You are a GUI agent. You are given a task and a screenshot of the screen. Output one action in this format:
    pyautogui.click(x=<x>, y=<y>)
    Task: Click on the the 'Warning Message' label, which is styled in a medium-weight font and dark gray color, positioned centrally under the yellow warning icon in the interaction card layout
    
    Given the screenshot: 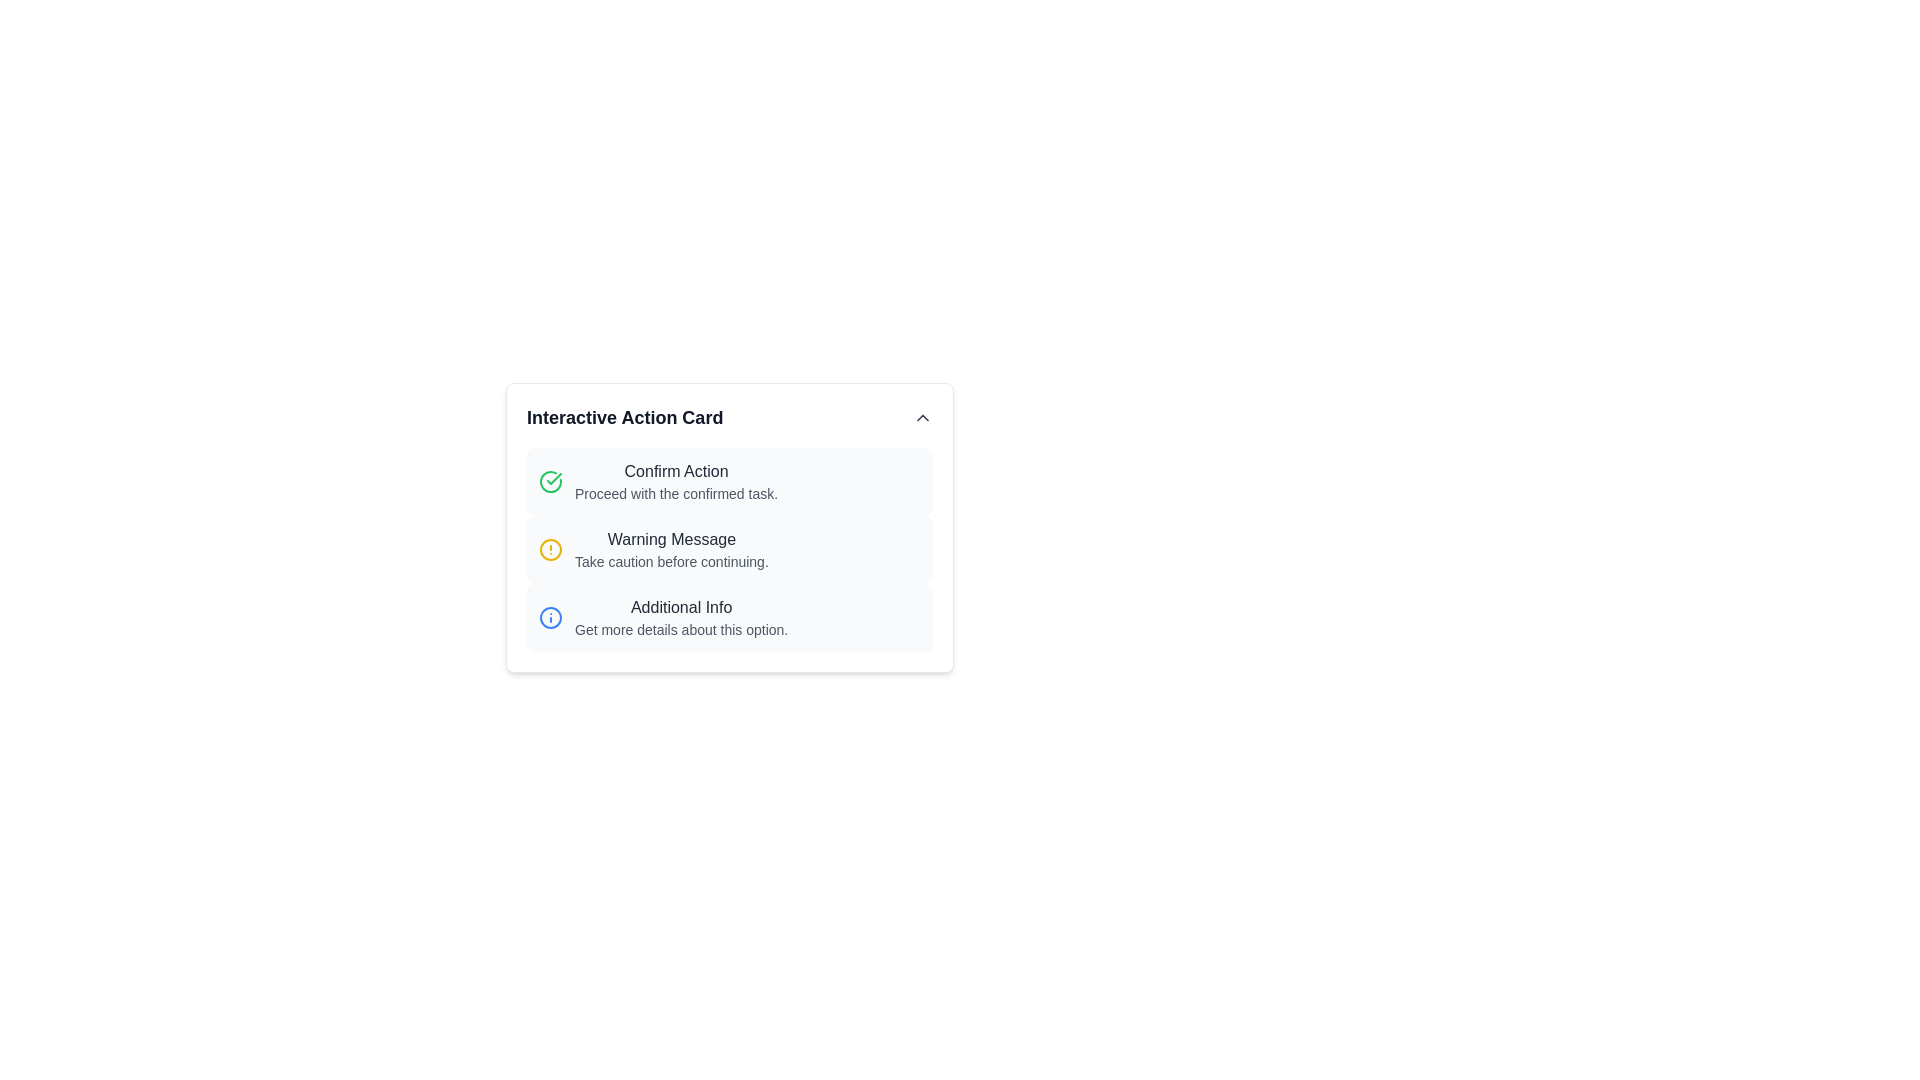 What is the action you would take?
    pyautogui.click(x=672, y=540)
    